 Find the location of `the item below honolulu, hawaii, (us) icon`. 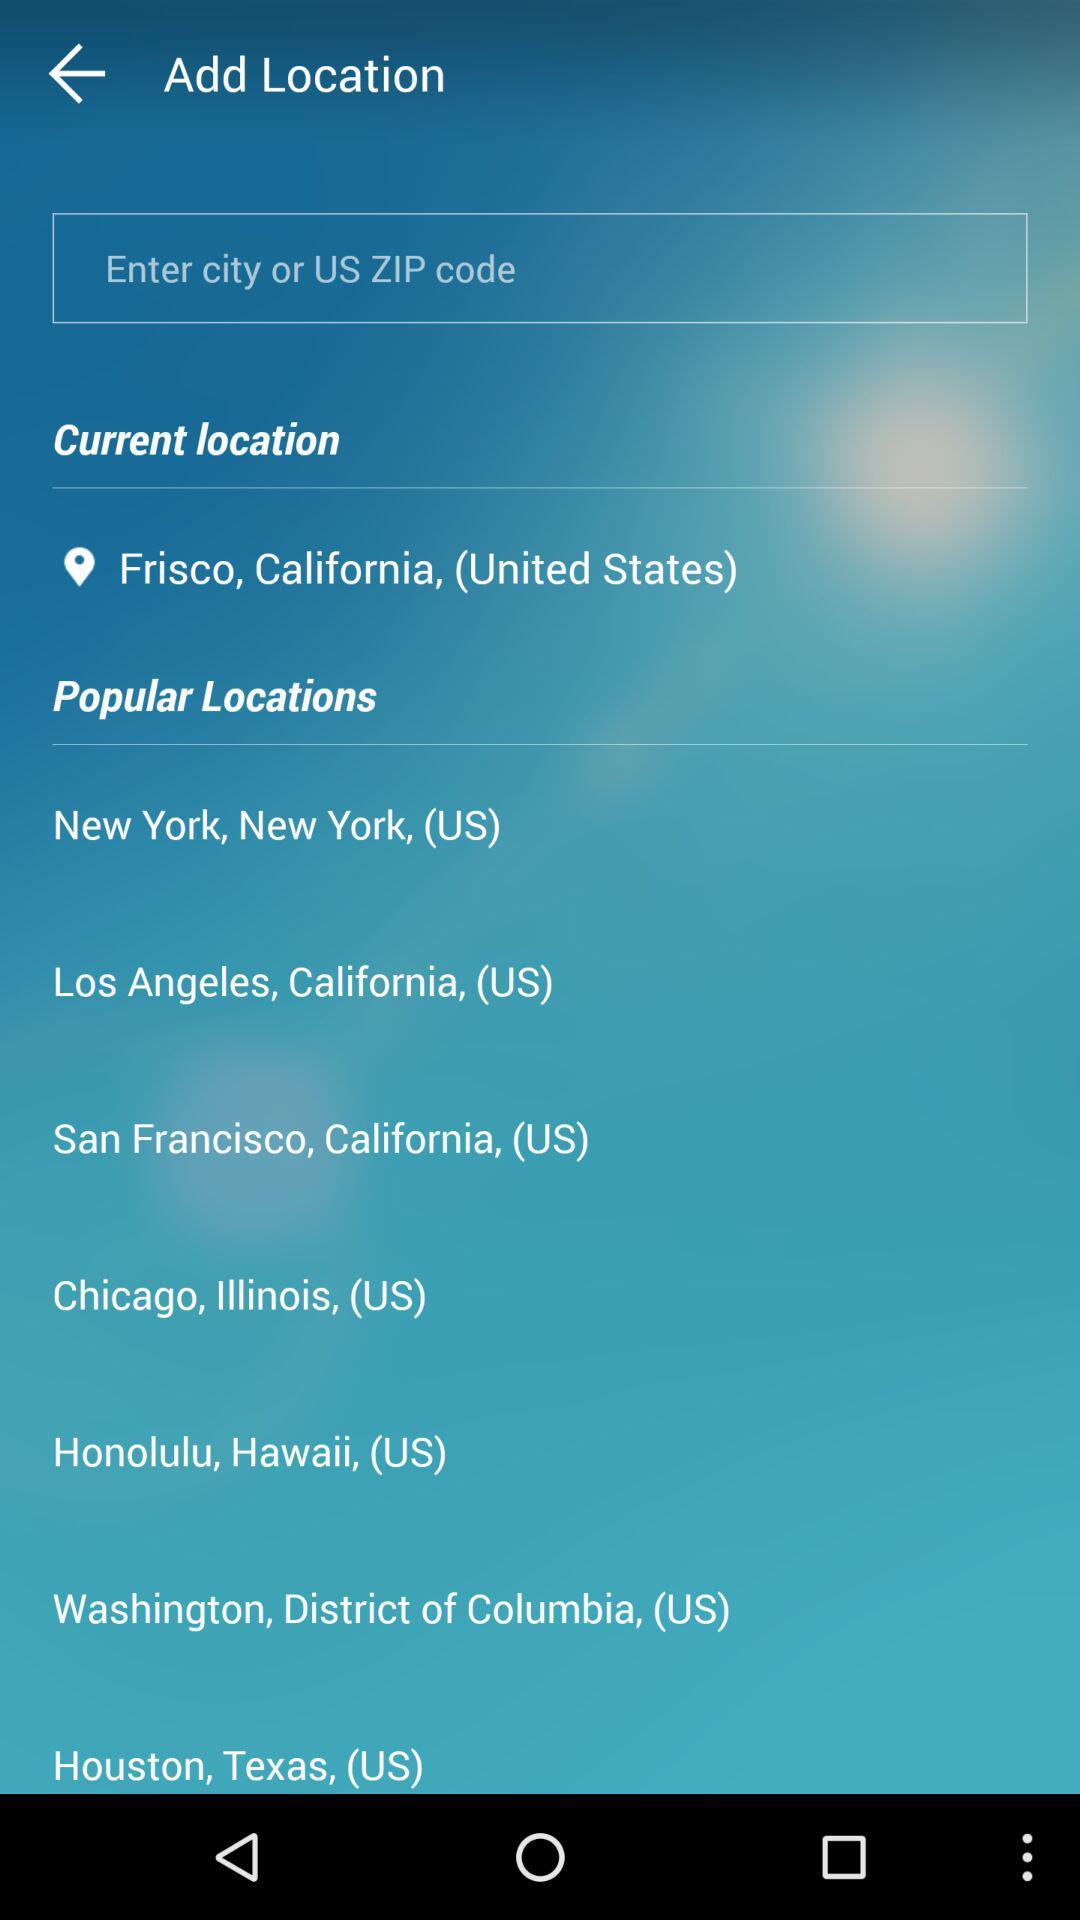

the item below honolulu, hawaii, (us) icon is located at coordinates (391, 1607).